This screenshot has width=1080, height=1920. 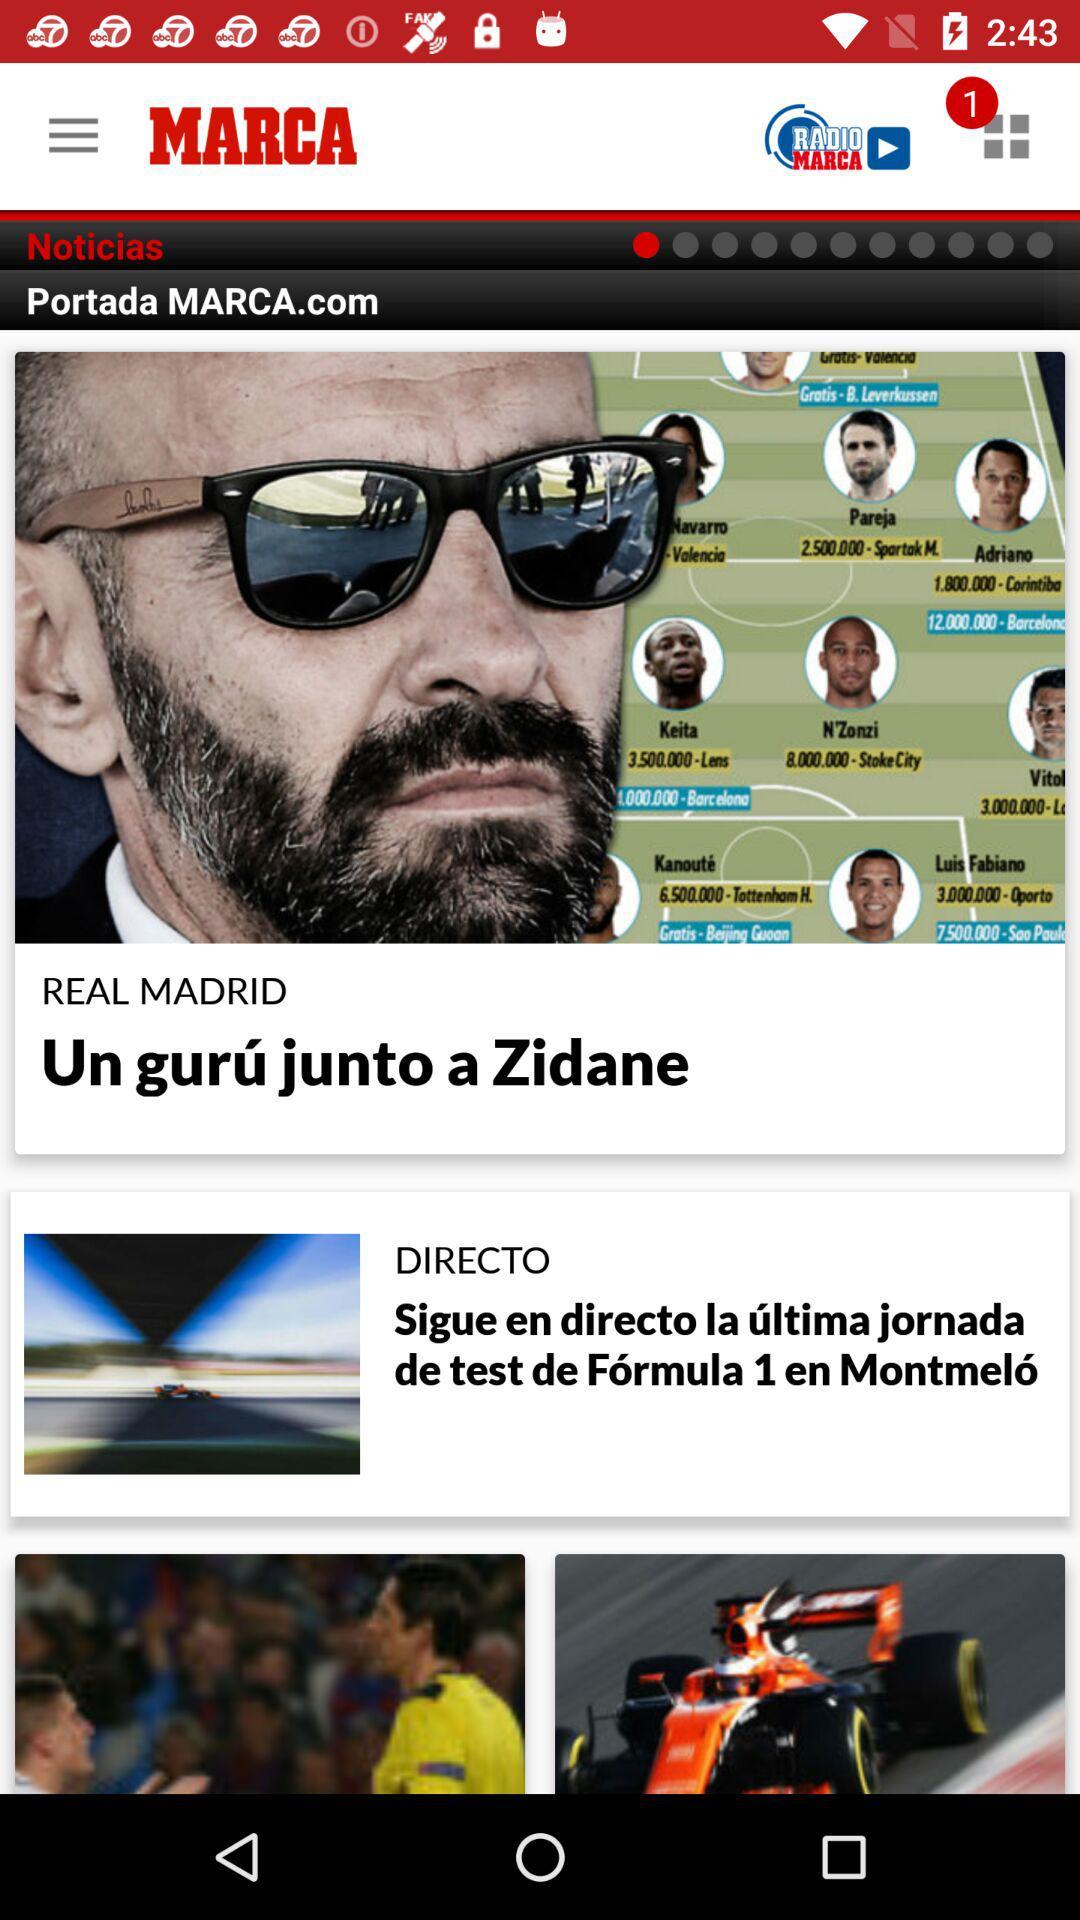 What do you see at coordinates (837, 135) in the screenshot?
I see `item next to noticias item` at bounding box center [837, 135].